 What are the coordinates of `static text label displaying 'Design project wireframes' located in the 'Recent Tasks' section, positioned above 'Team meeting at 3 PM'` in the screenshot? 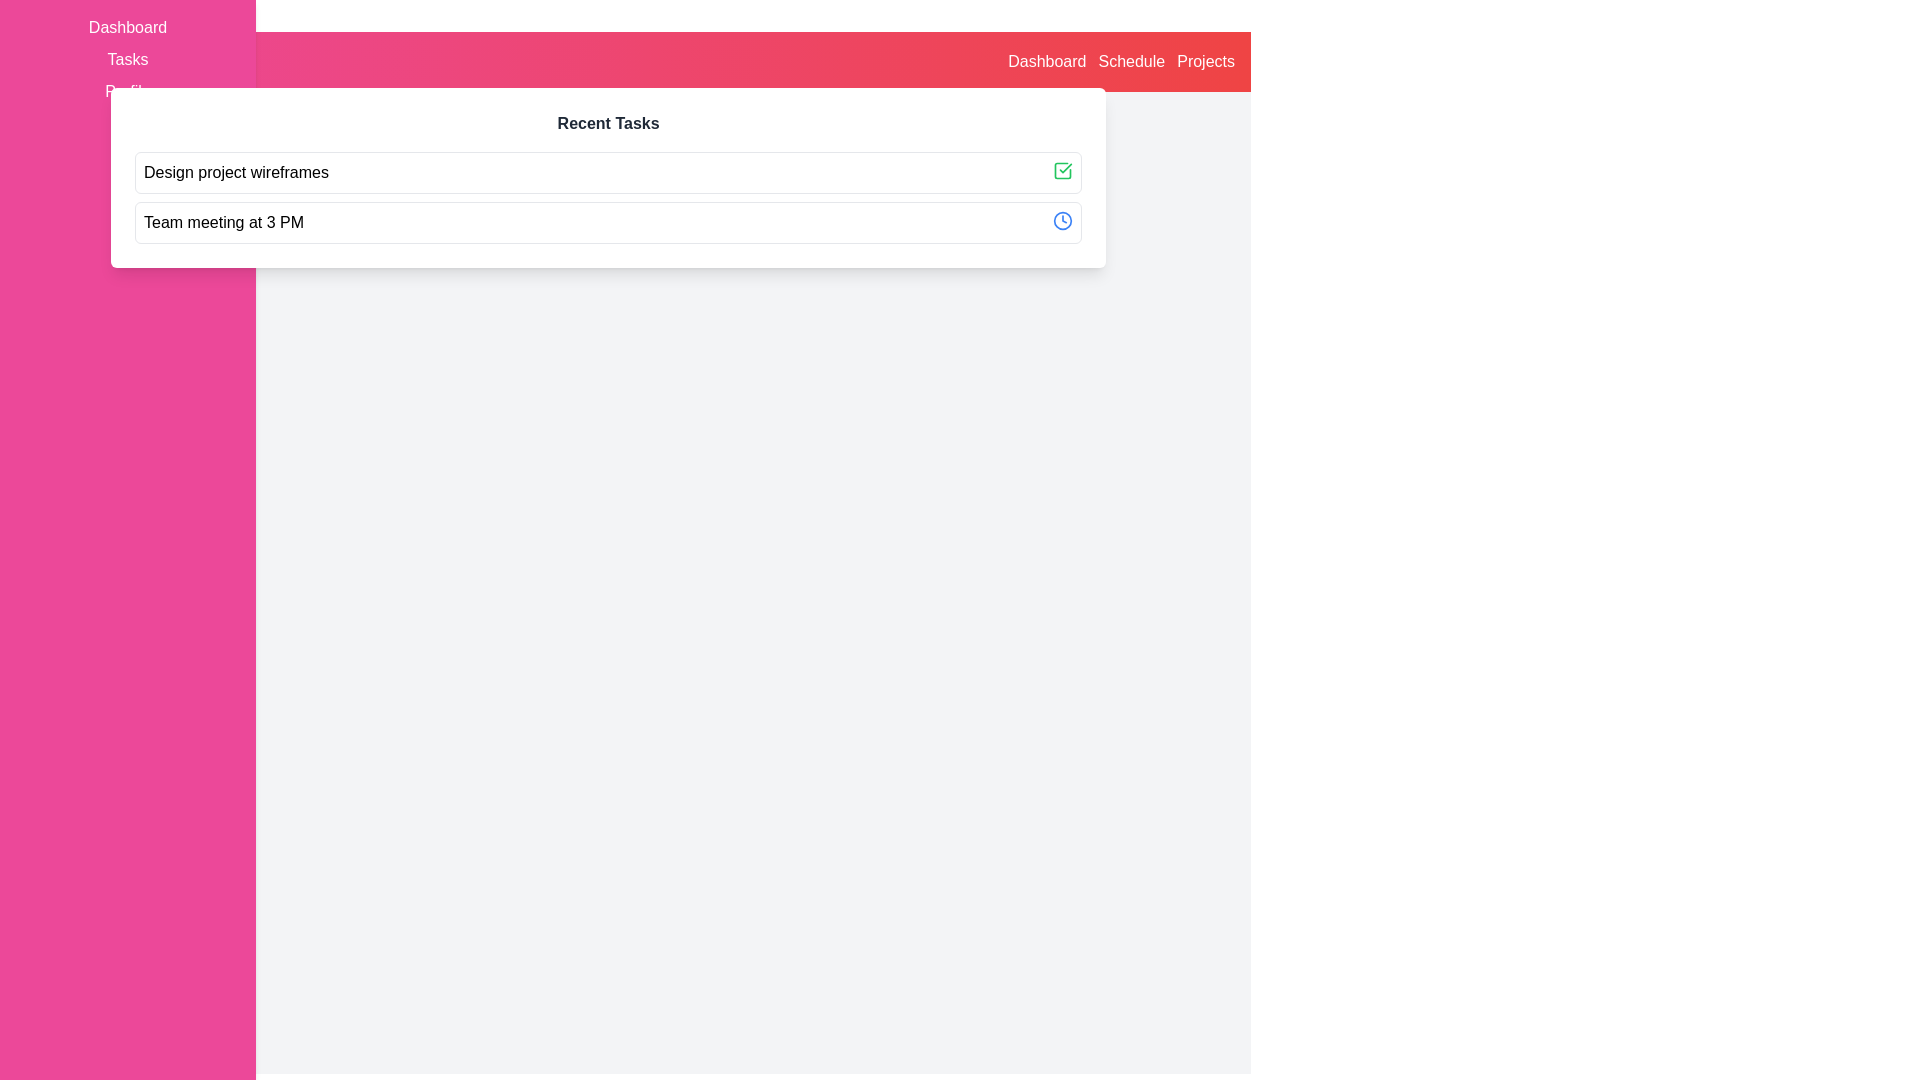 It's located at (236, 172).